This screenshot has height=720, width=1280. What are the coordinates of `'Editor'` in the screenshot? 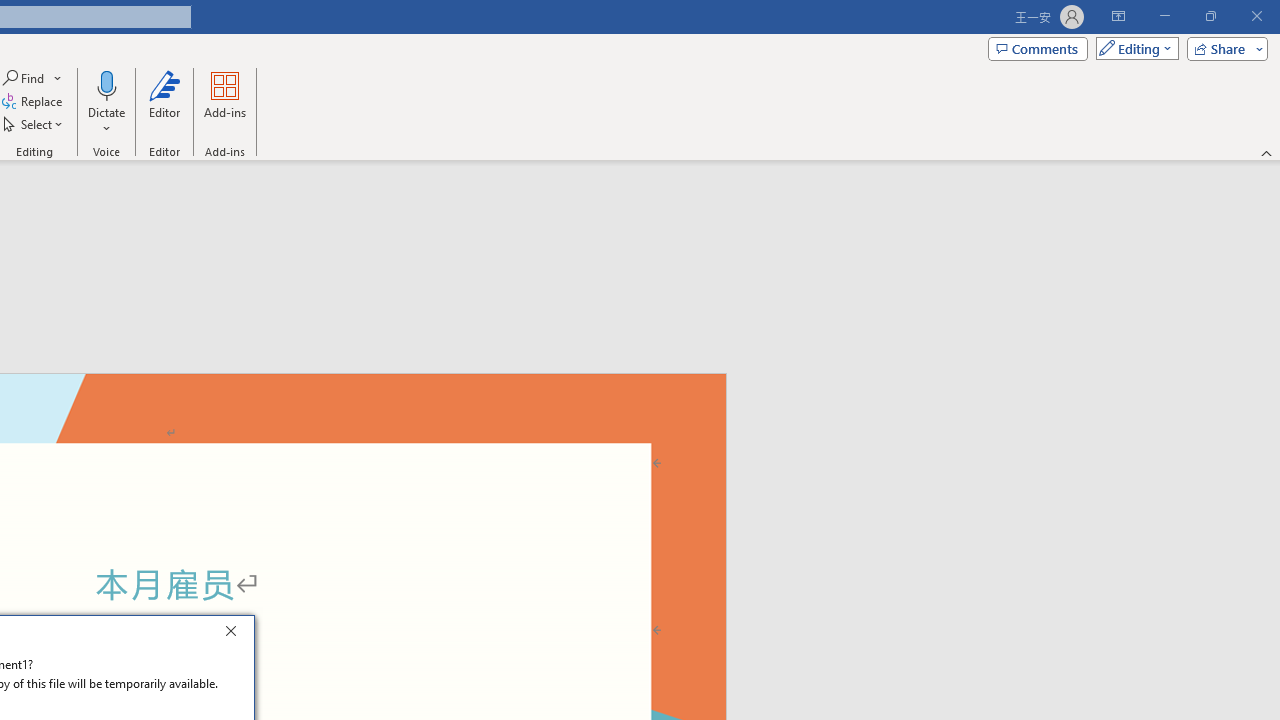 It's located at (164, 103).